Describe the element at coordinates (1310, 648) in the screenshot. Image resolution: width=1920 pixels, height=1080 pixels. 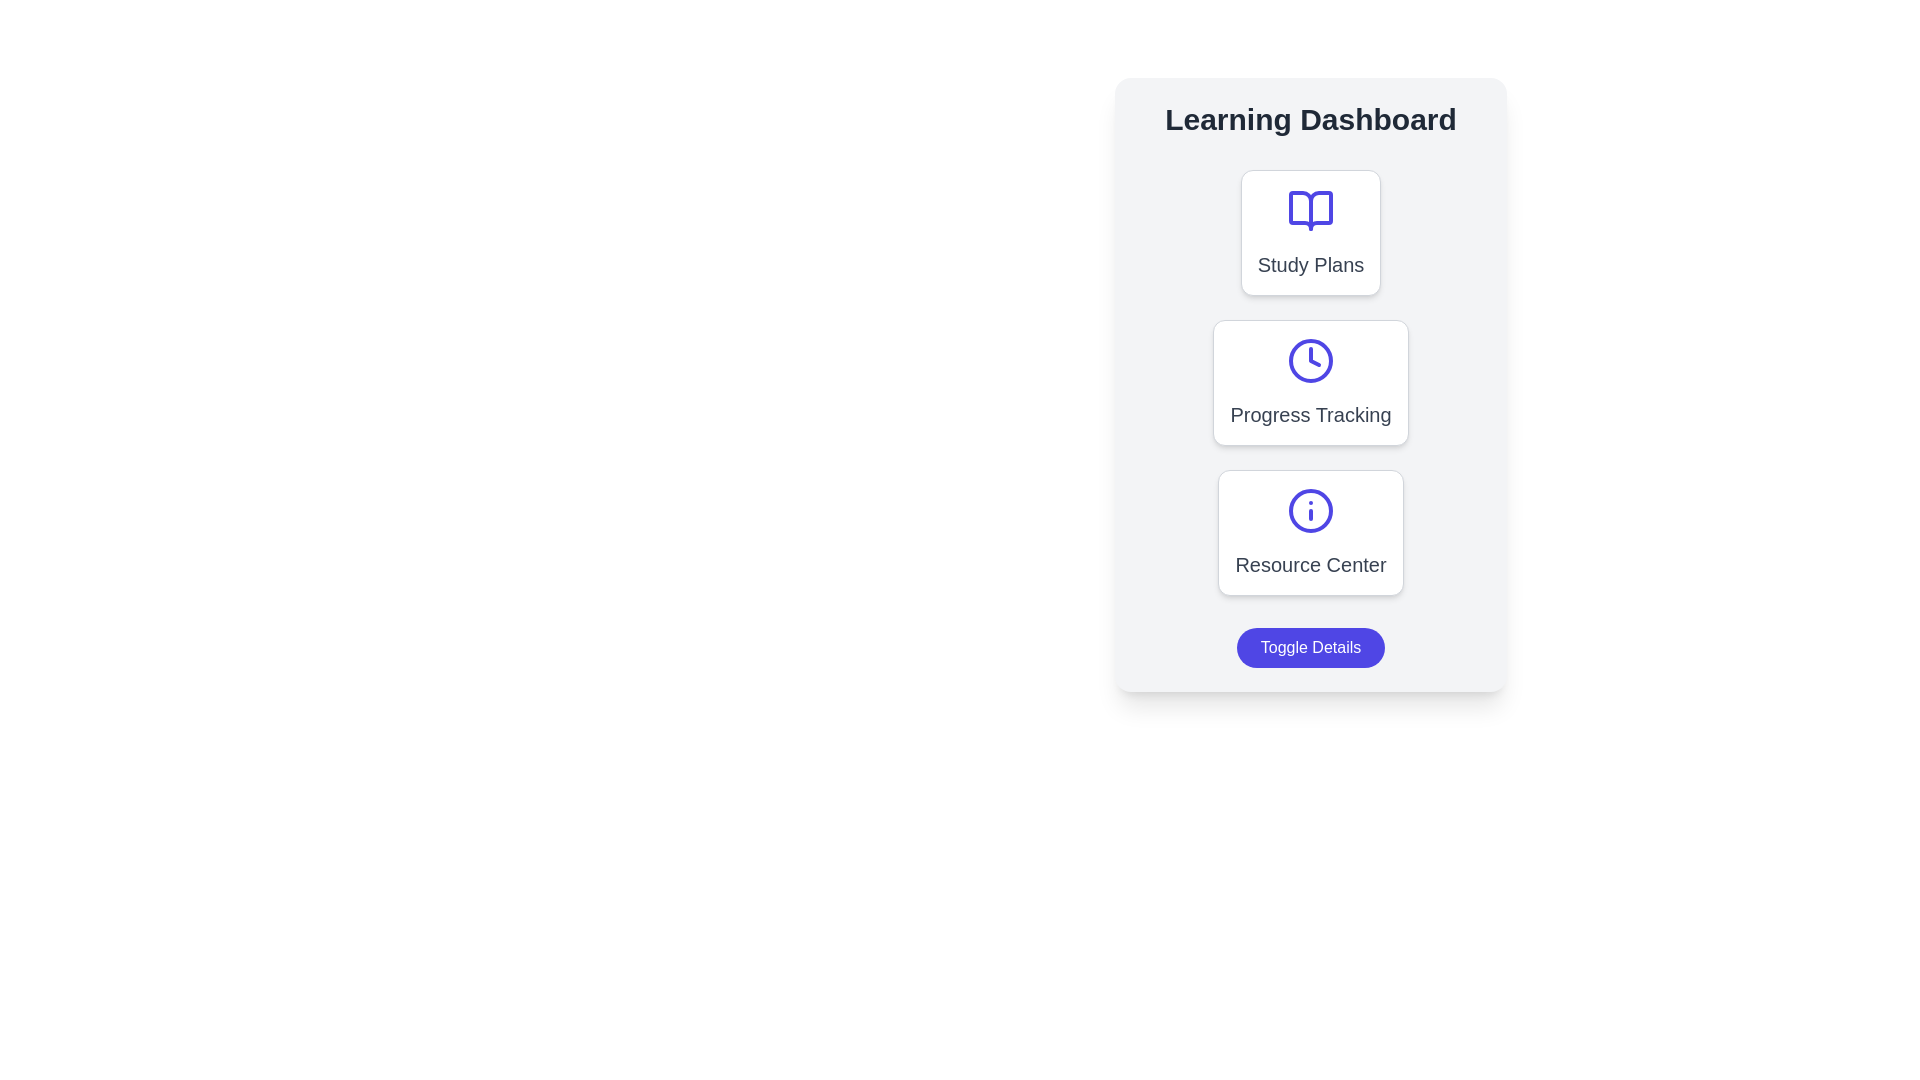
I see `the toggle visibility button located at the bottom of the vertically aligned list in the 'Learning Dashboard' section, beneath the 'Resource Center' section` at that location.